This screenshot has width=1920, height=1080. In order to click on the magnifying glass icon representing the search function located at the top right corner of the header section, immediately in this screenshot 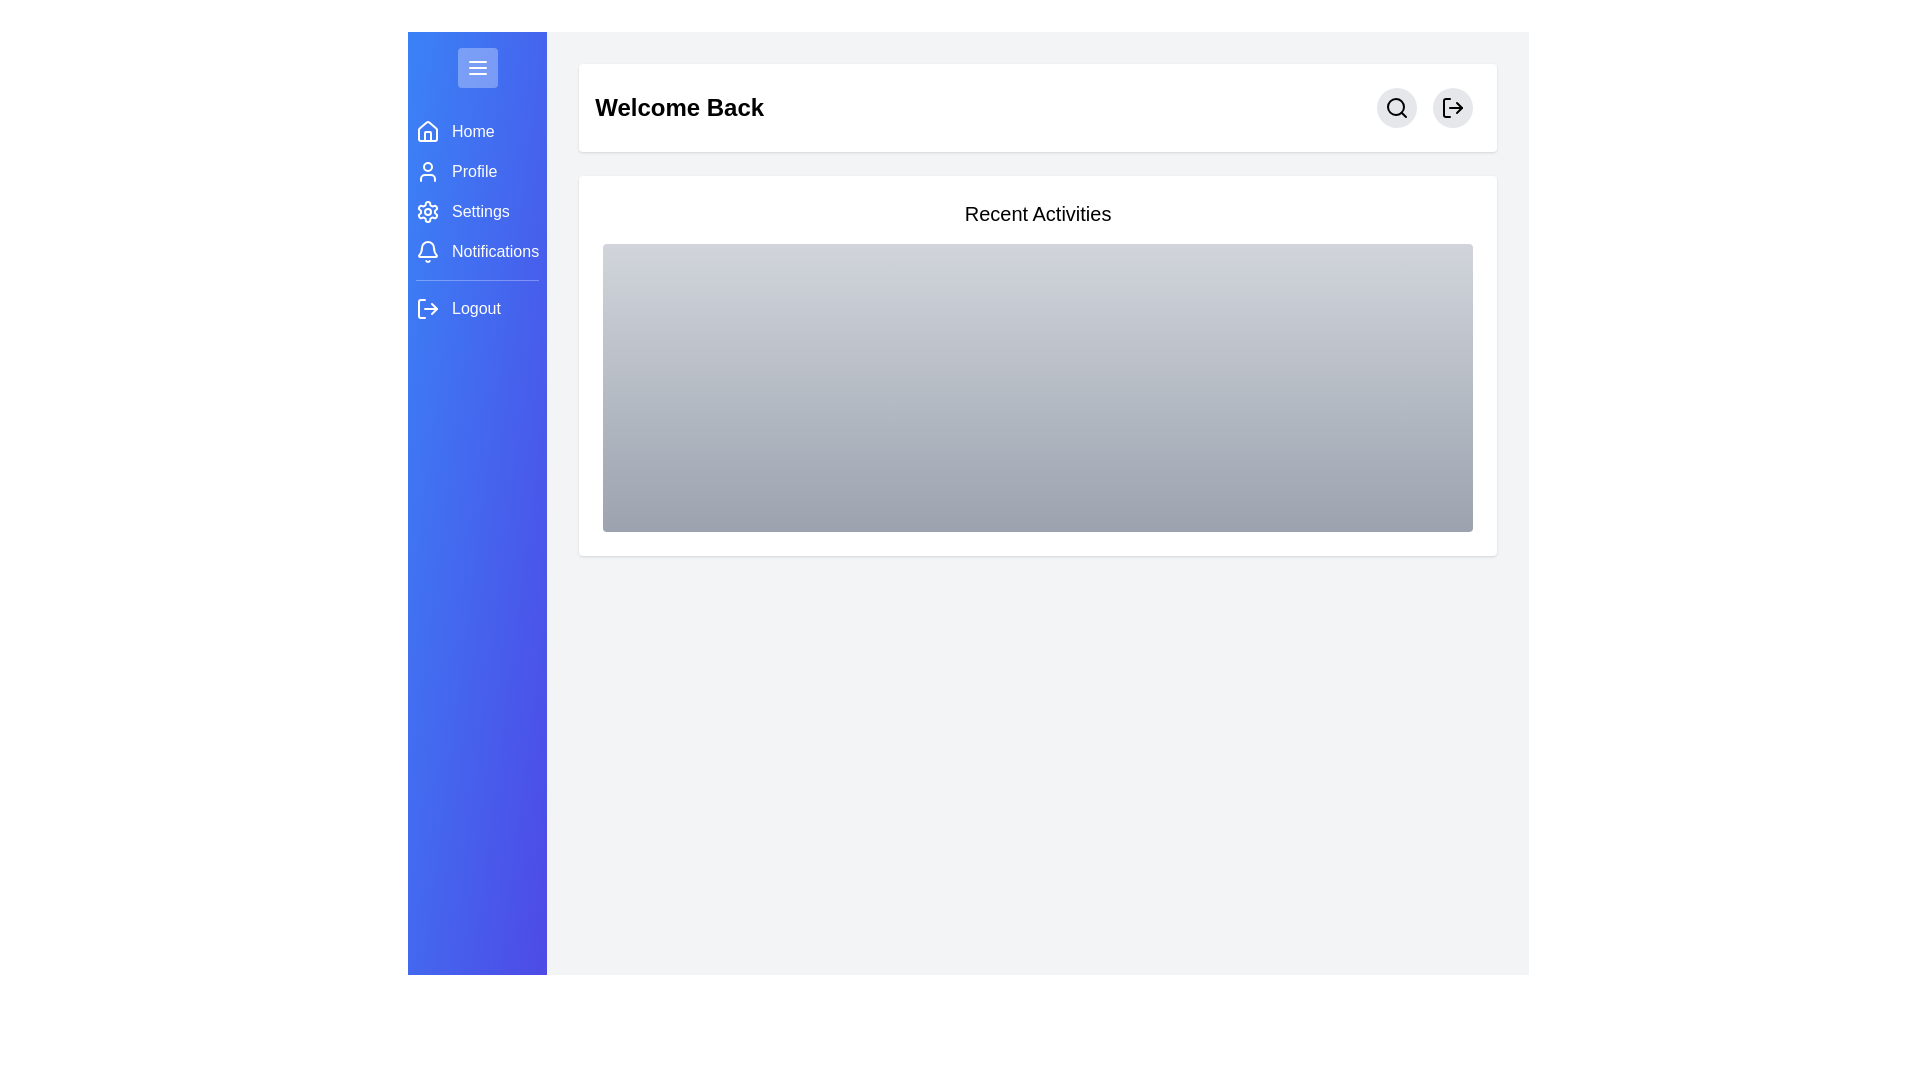, I will do `click(1395, 108)`.